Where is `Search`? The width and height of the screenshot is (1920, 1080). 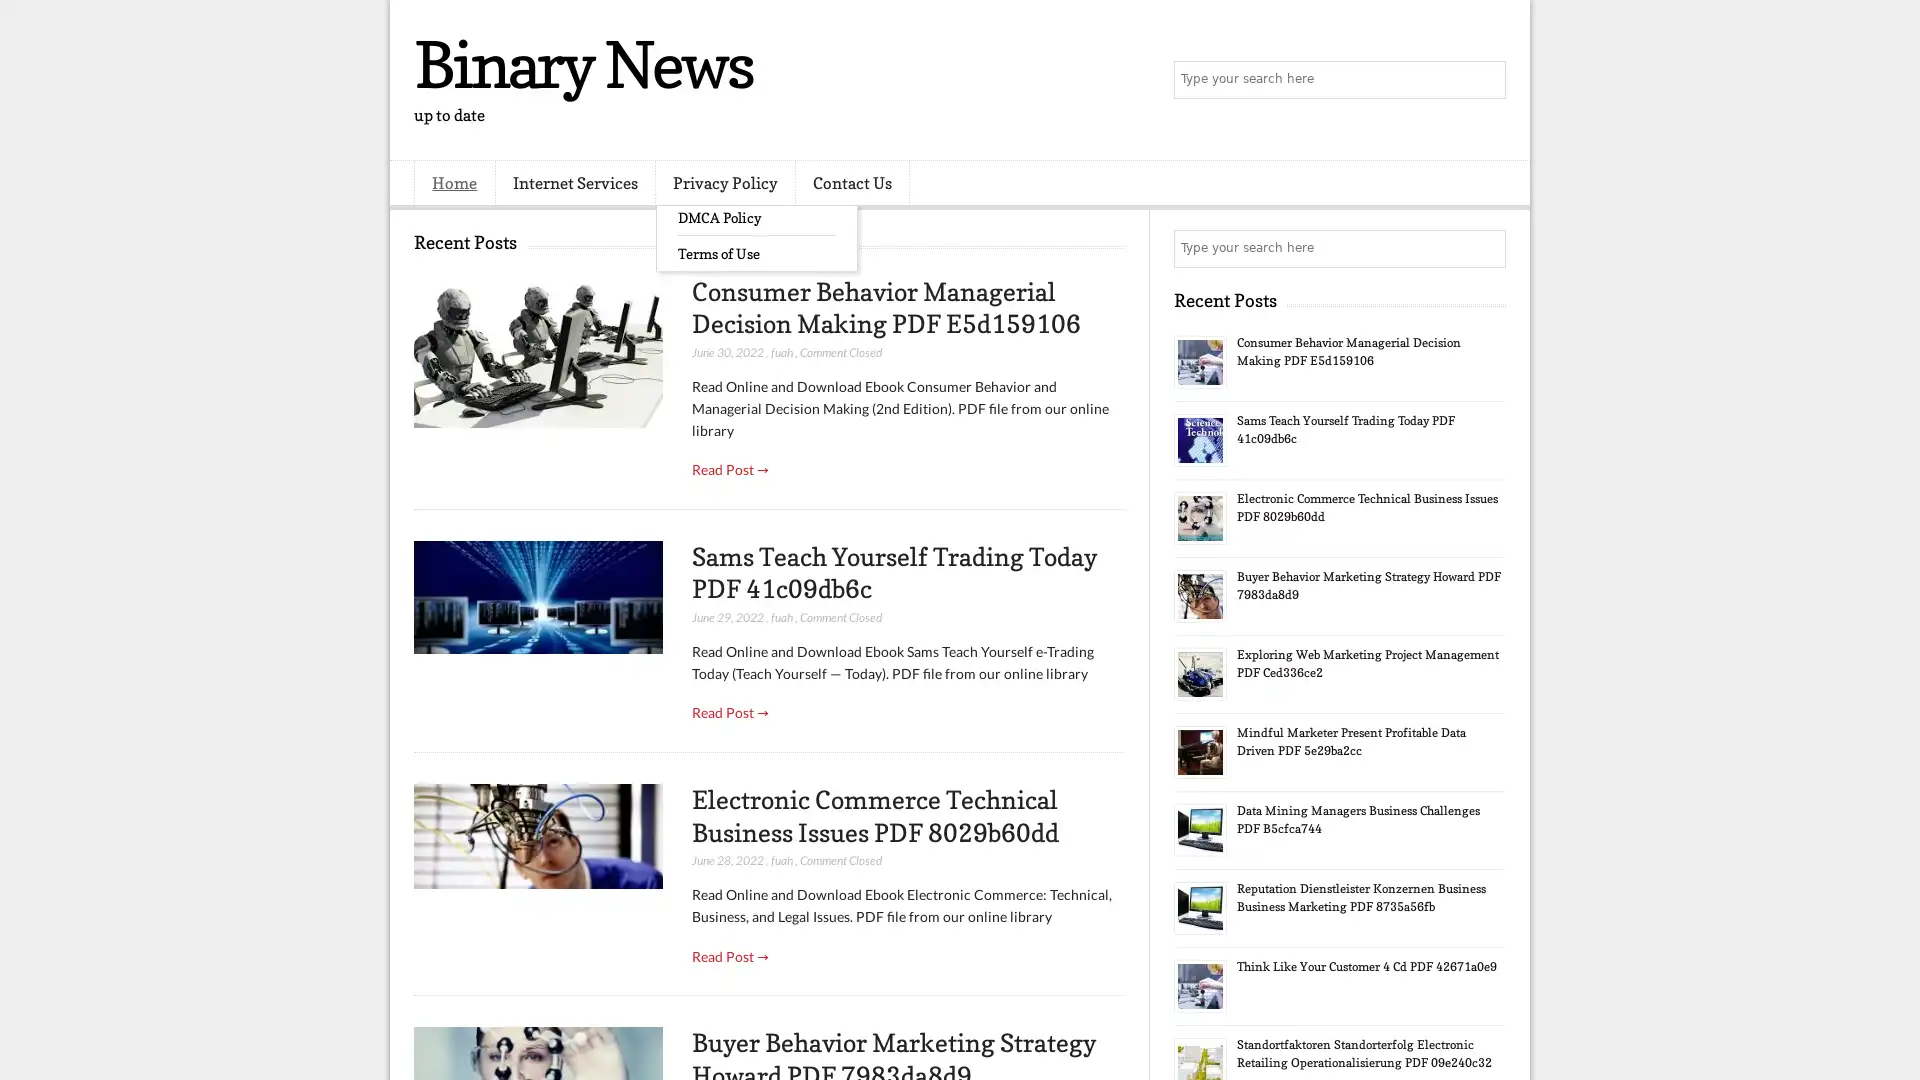 Search is located at coordinates (1485, 248).